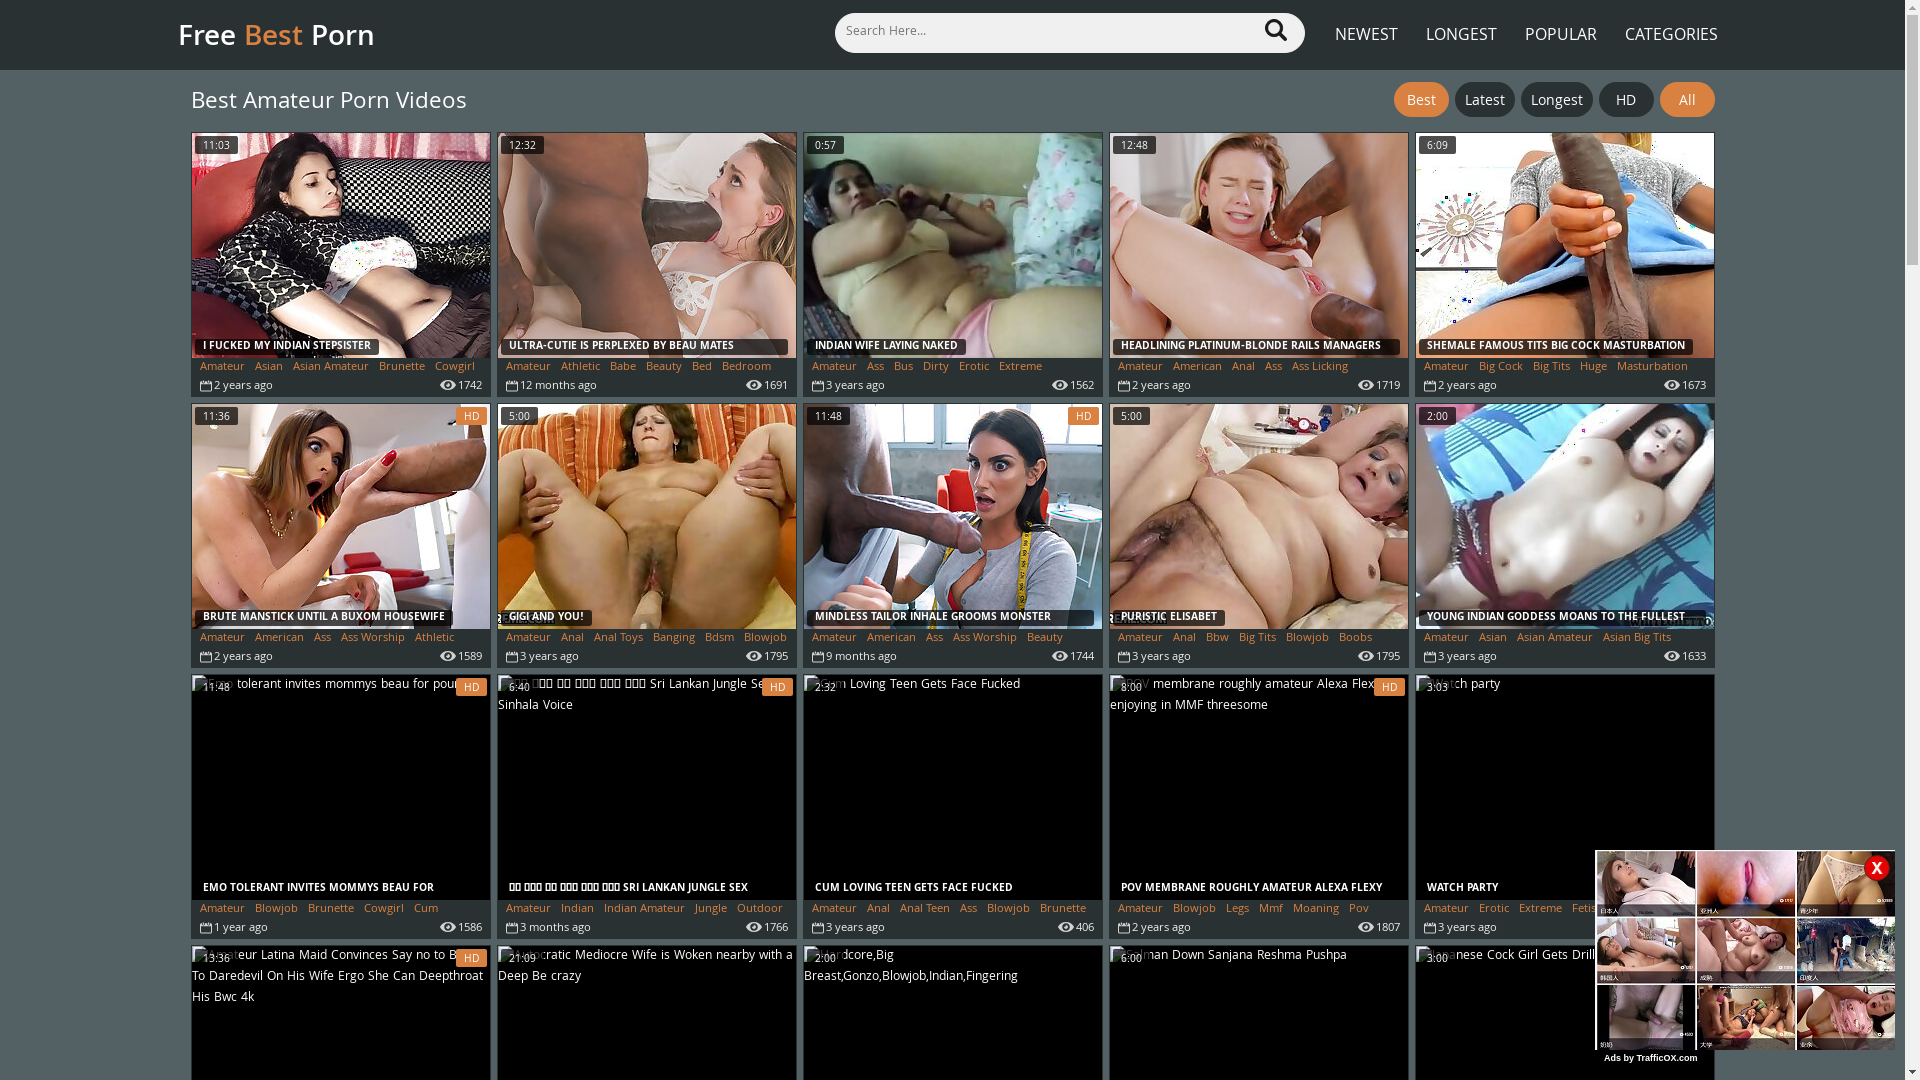 This screenshot has height=1080, width=1920. What do you see at coordinates (1651, 1056) in the screenshot?
I see `'Ads by TrafficOX.com'` at bounding box center [1651, 1056].